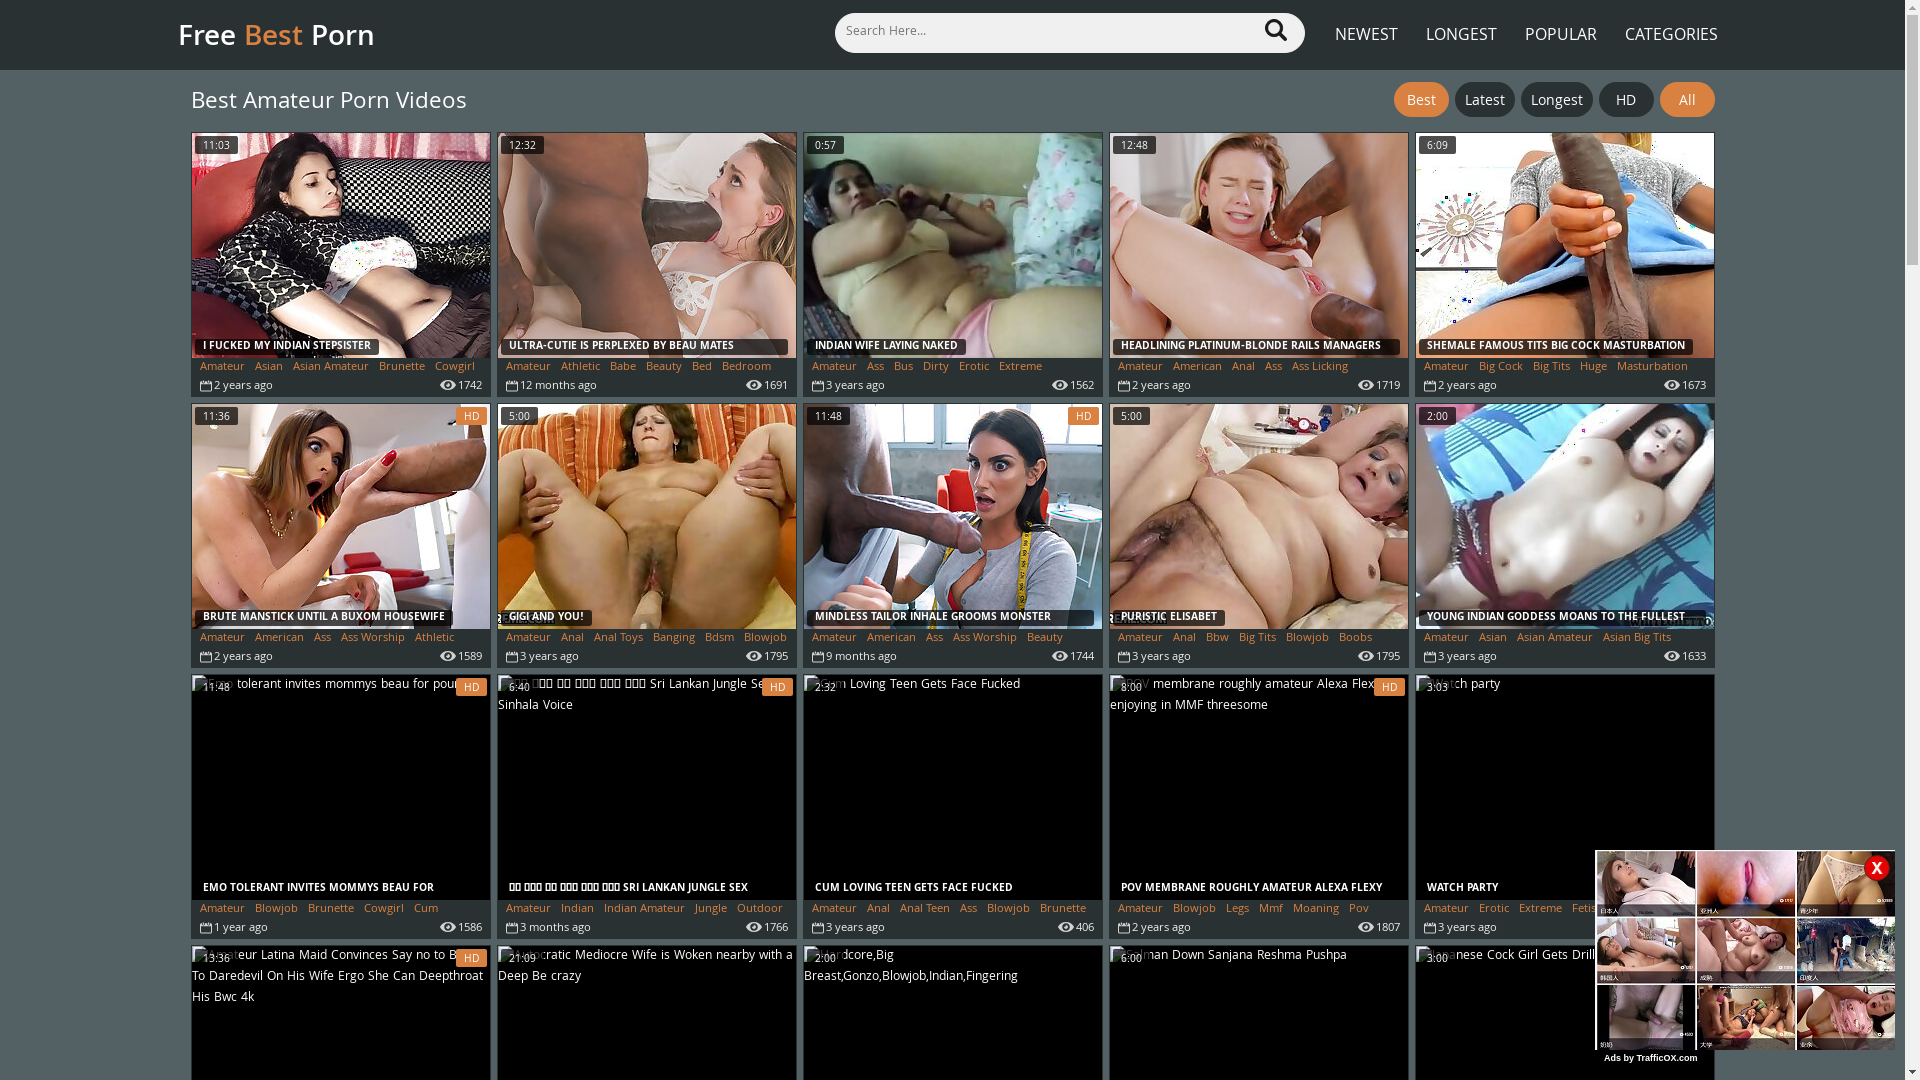 This screenshot has height=1080, width=1920. What do you see at coordinates (1651, 1056) in the screenshot?
I see `'Ads by TrafficOX.com'` at bounding box center [1651, 1056].